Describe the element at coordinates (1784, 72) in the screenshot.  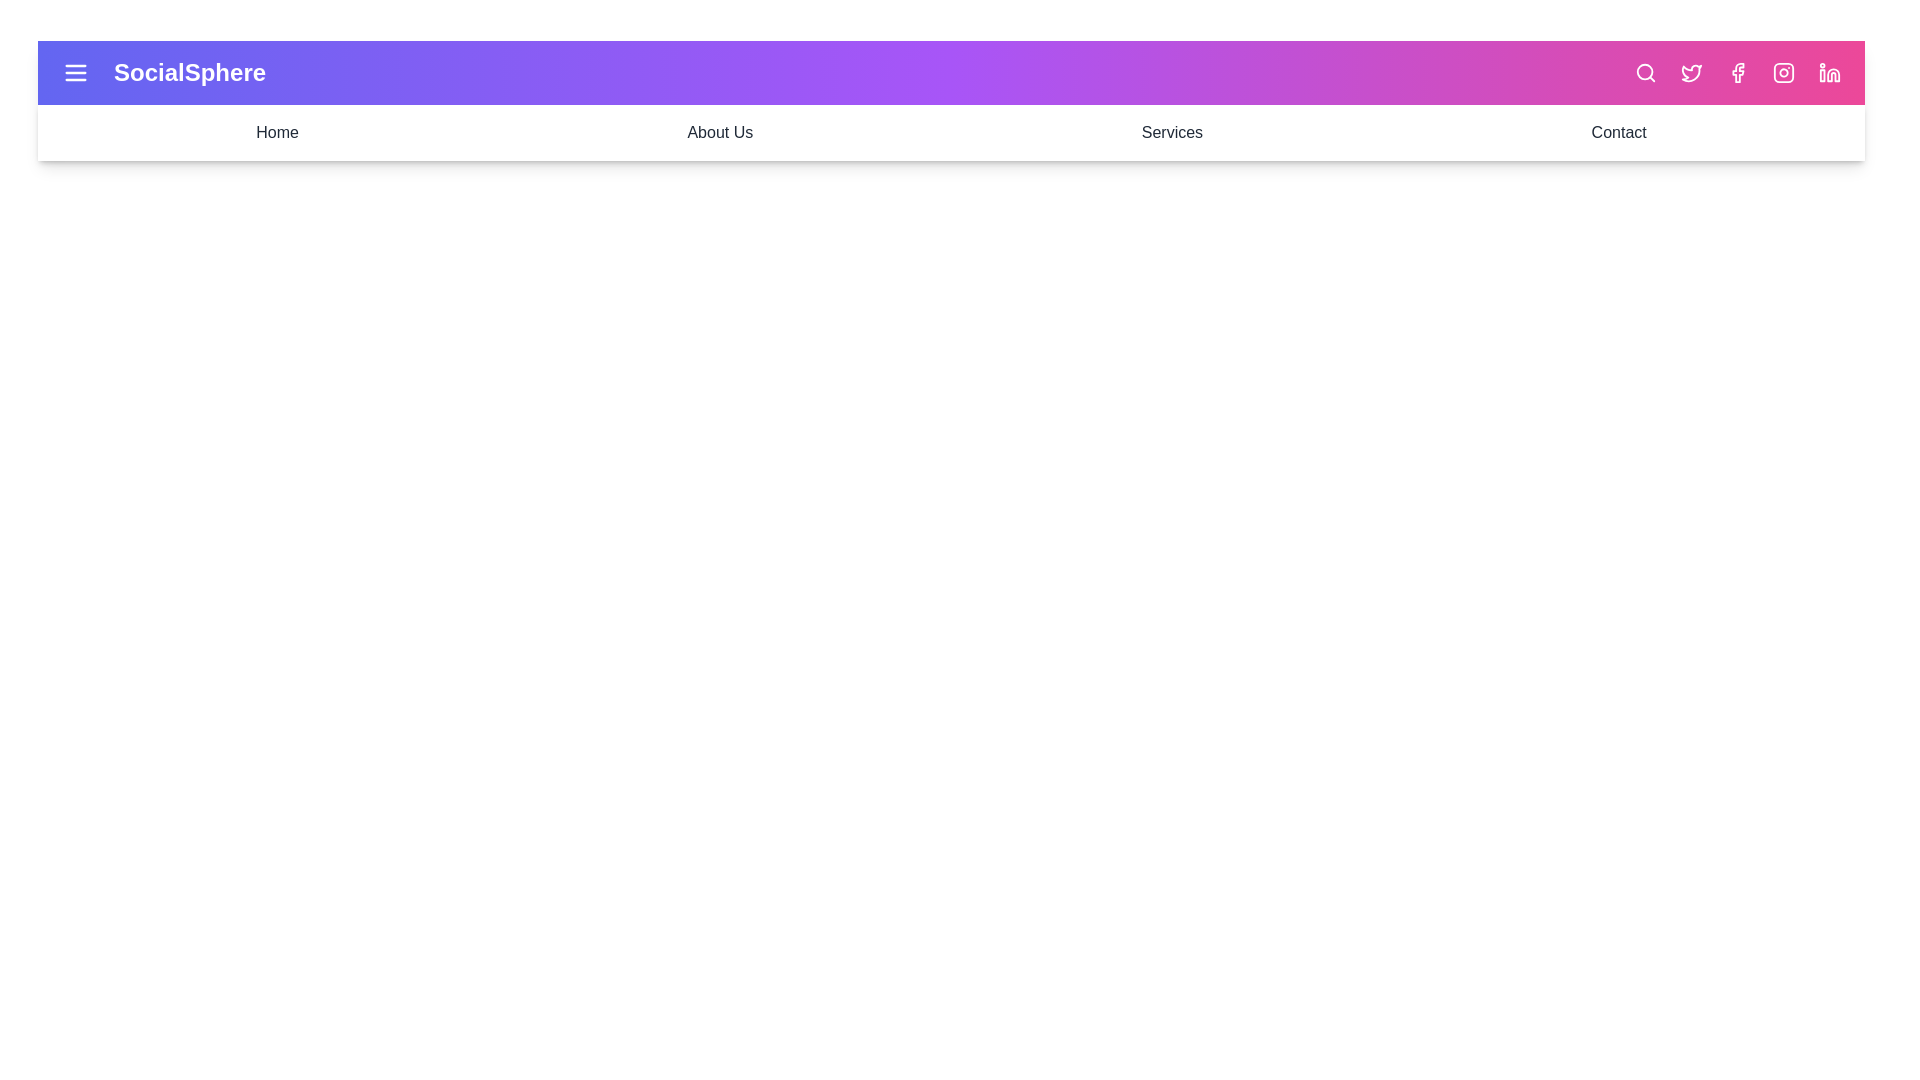
I see `the Instagram icon to open its respective link` at that location.